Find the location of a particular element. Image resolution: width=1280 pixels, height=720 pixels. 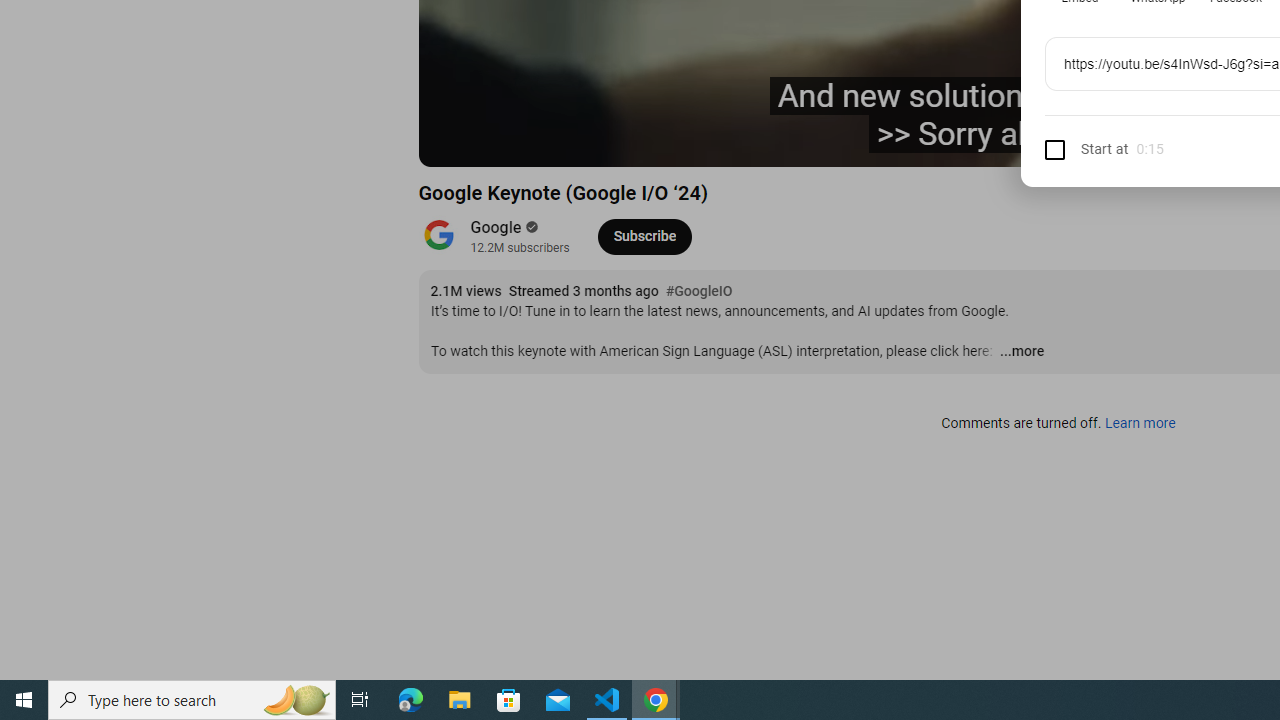

'Verified' is located at coordinates (530, 226).